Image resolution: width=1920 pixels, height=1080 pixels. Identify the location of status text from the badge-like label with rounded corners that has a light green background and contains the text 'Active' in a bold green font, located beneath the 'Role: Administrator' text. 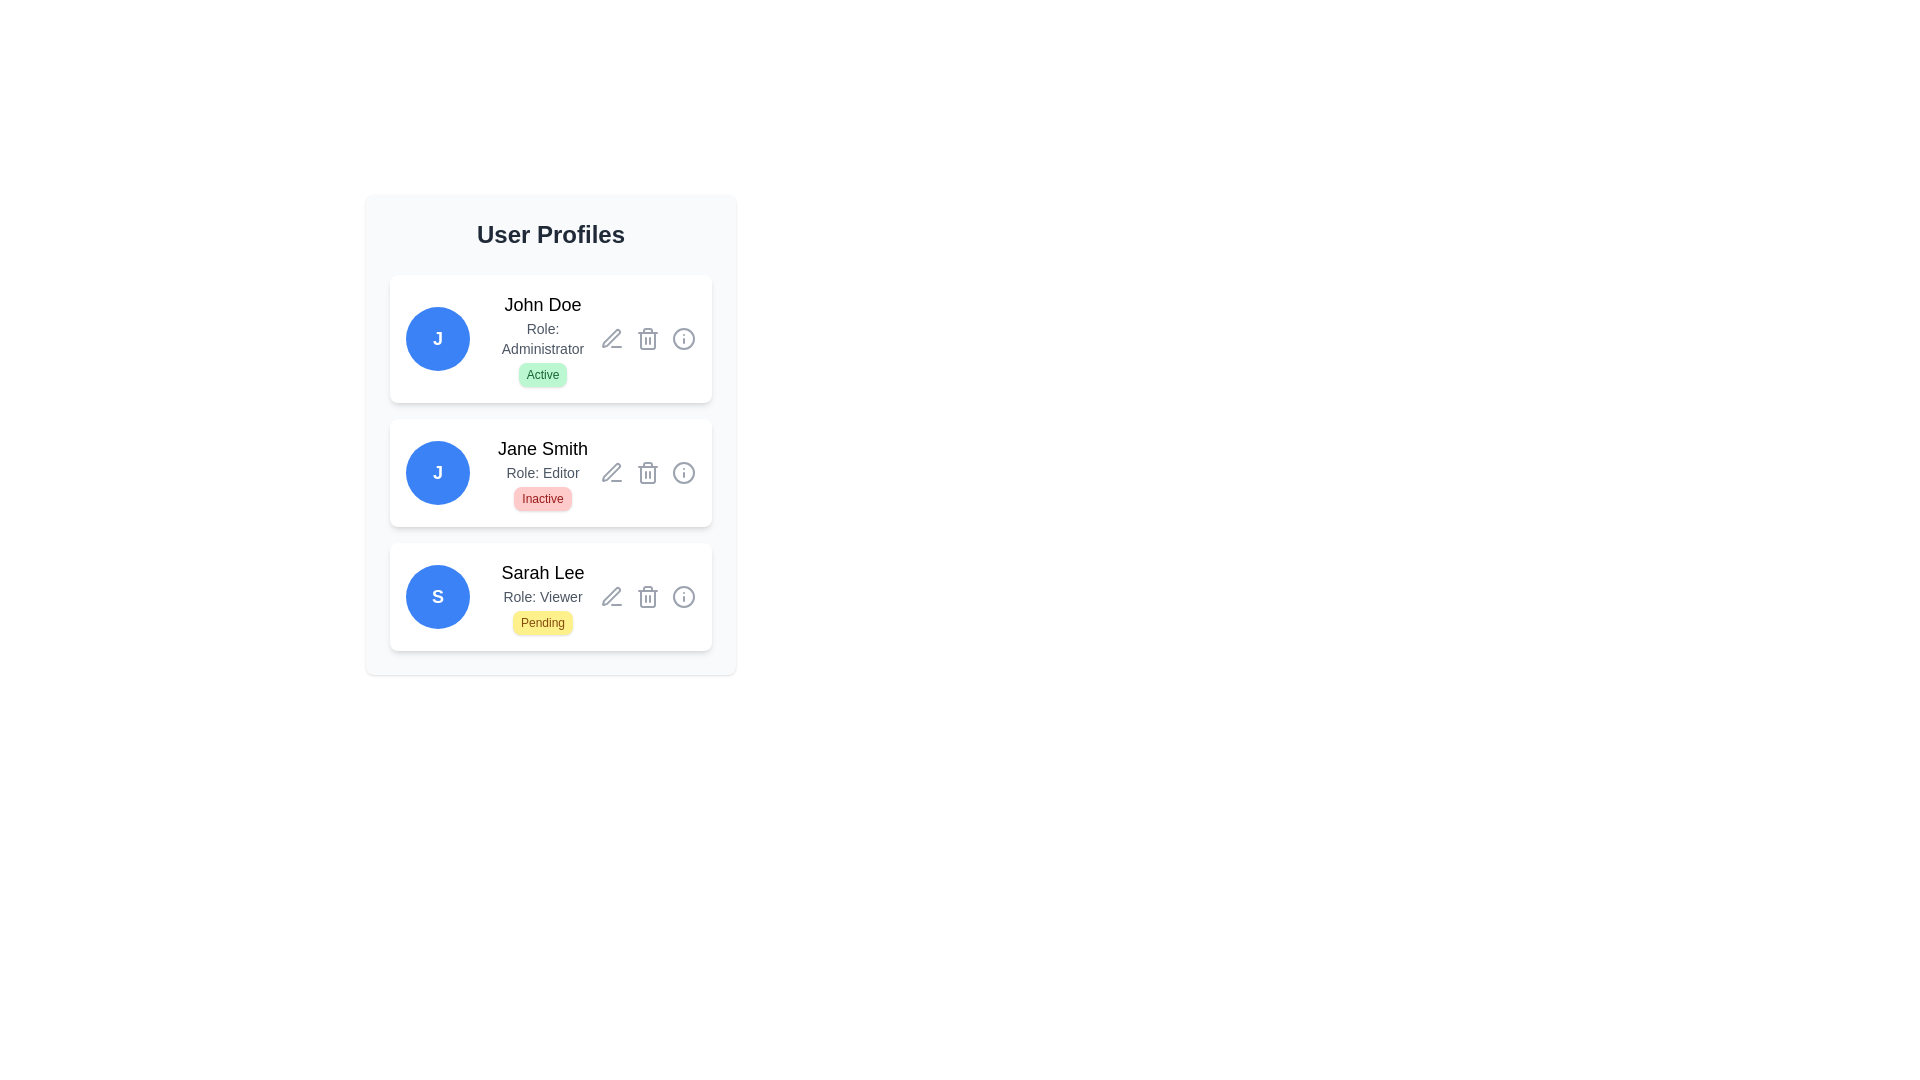
(542, 374).